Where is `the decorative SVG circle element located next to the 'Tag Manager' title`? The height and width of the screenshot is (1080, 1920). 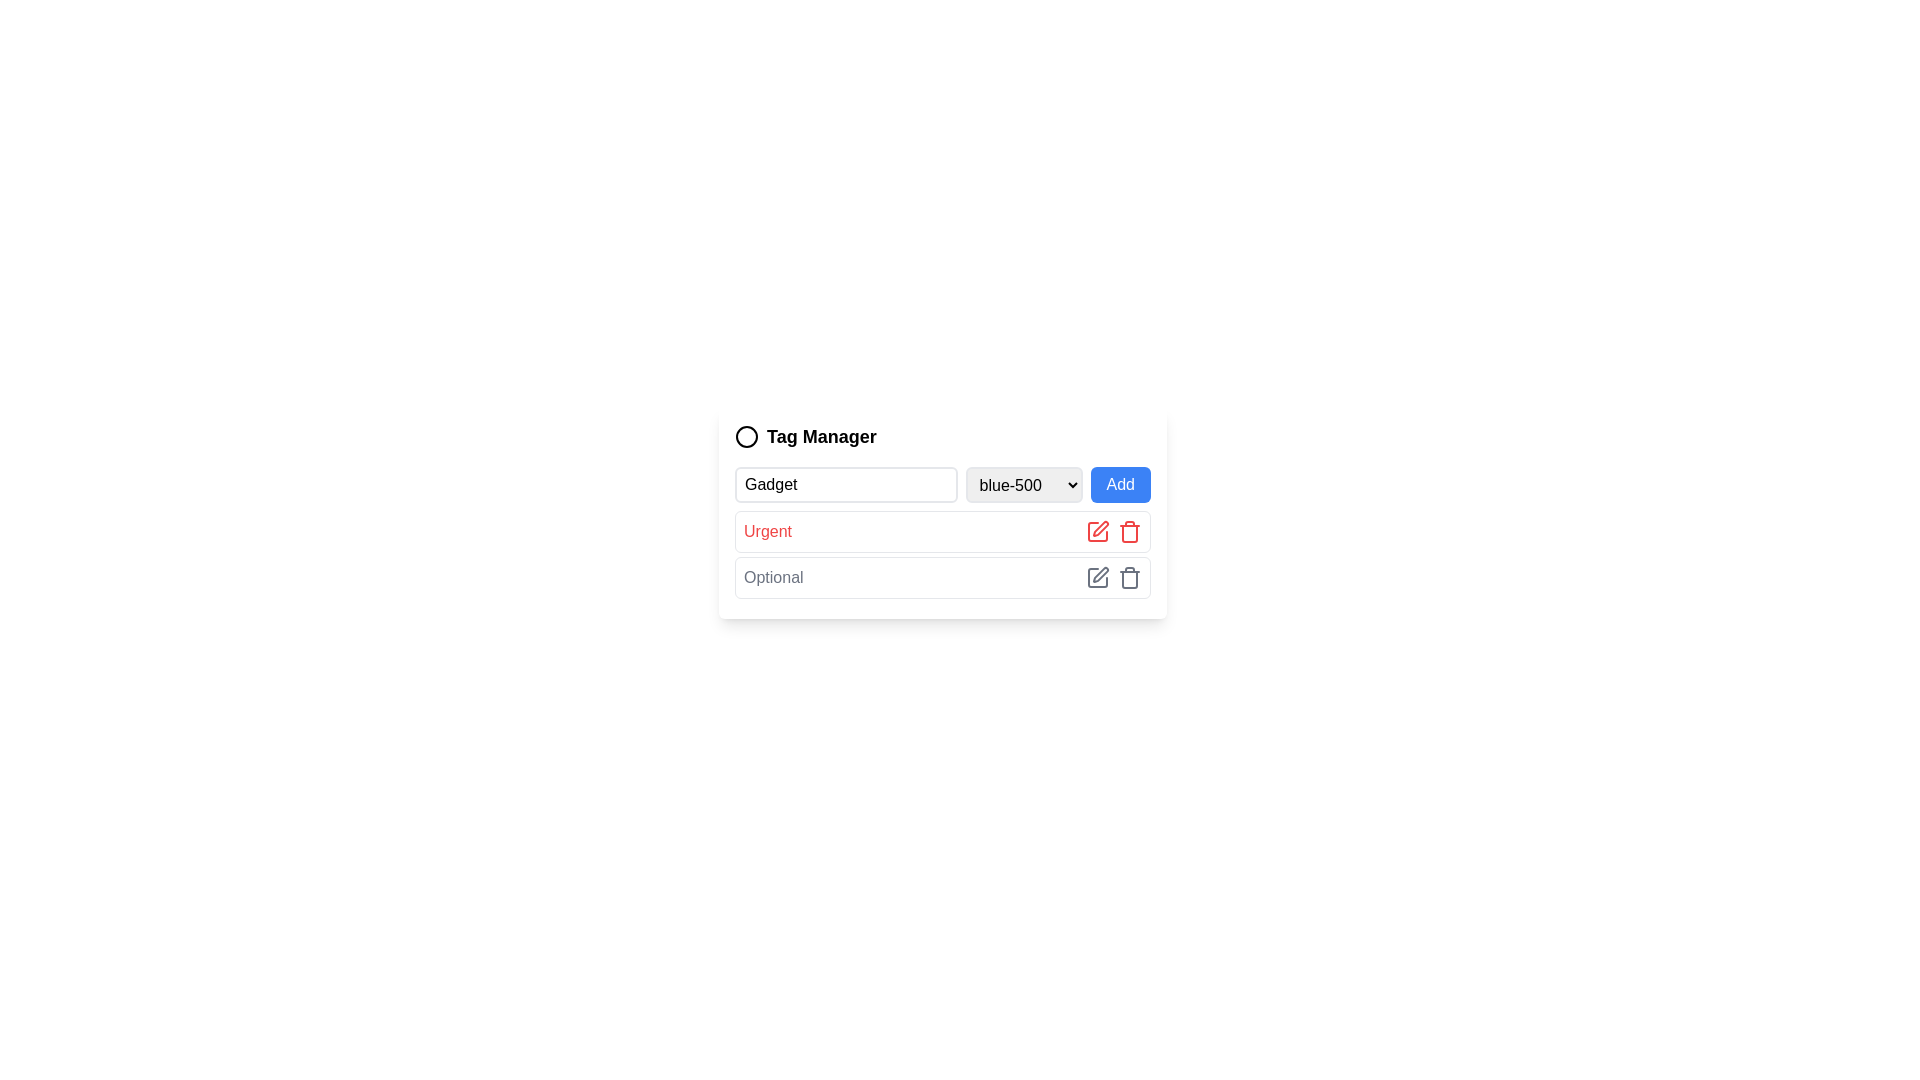
the decorative SVG circle element located next to the 'Tag Manager' title is located at coordinates (746, 435).